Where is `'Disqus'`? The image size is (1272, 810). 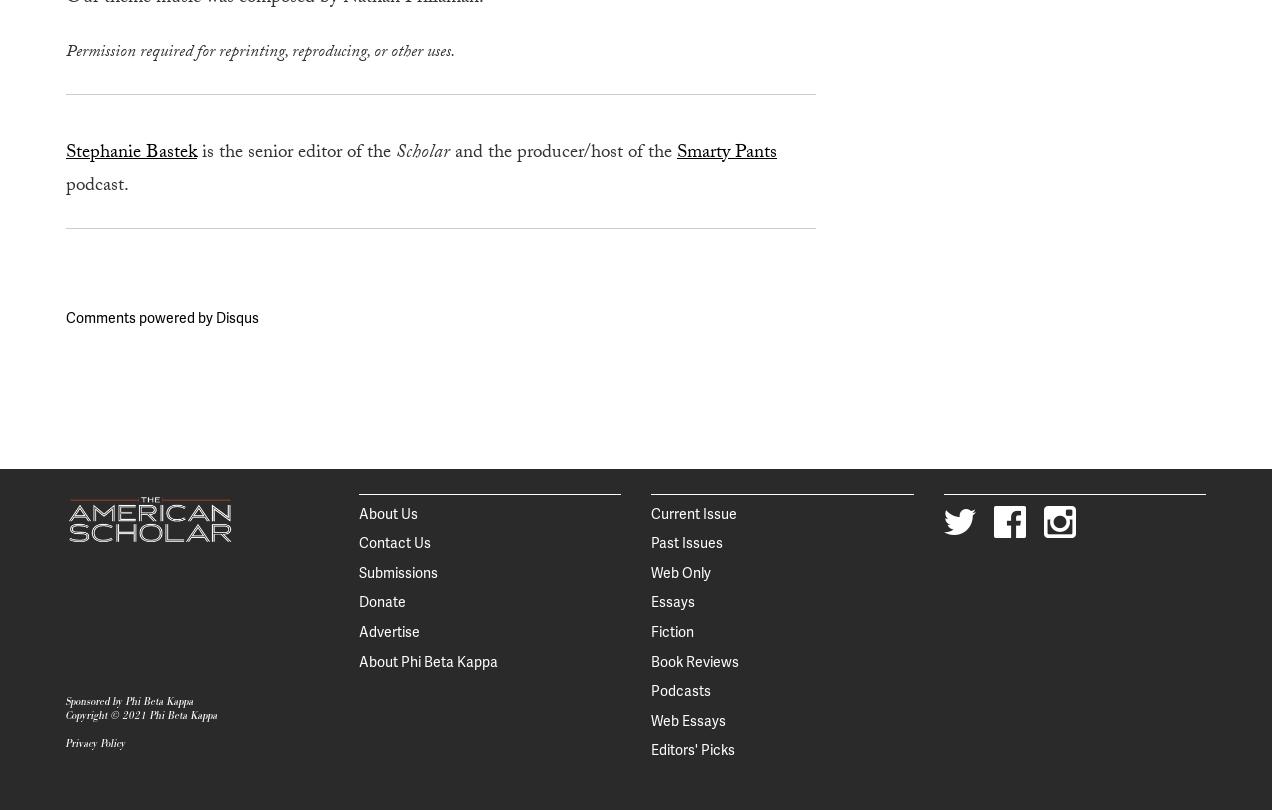
'Disqus' is located at coordinates (236, 316).